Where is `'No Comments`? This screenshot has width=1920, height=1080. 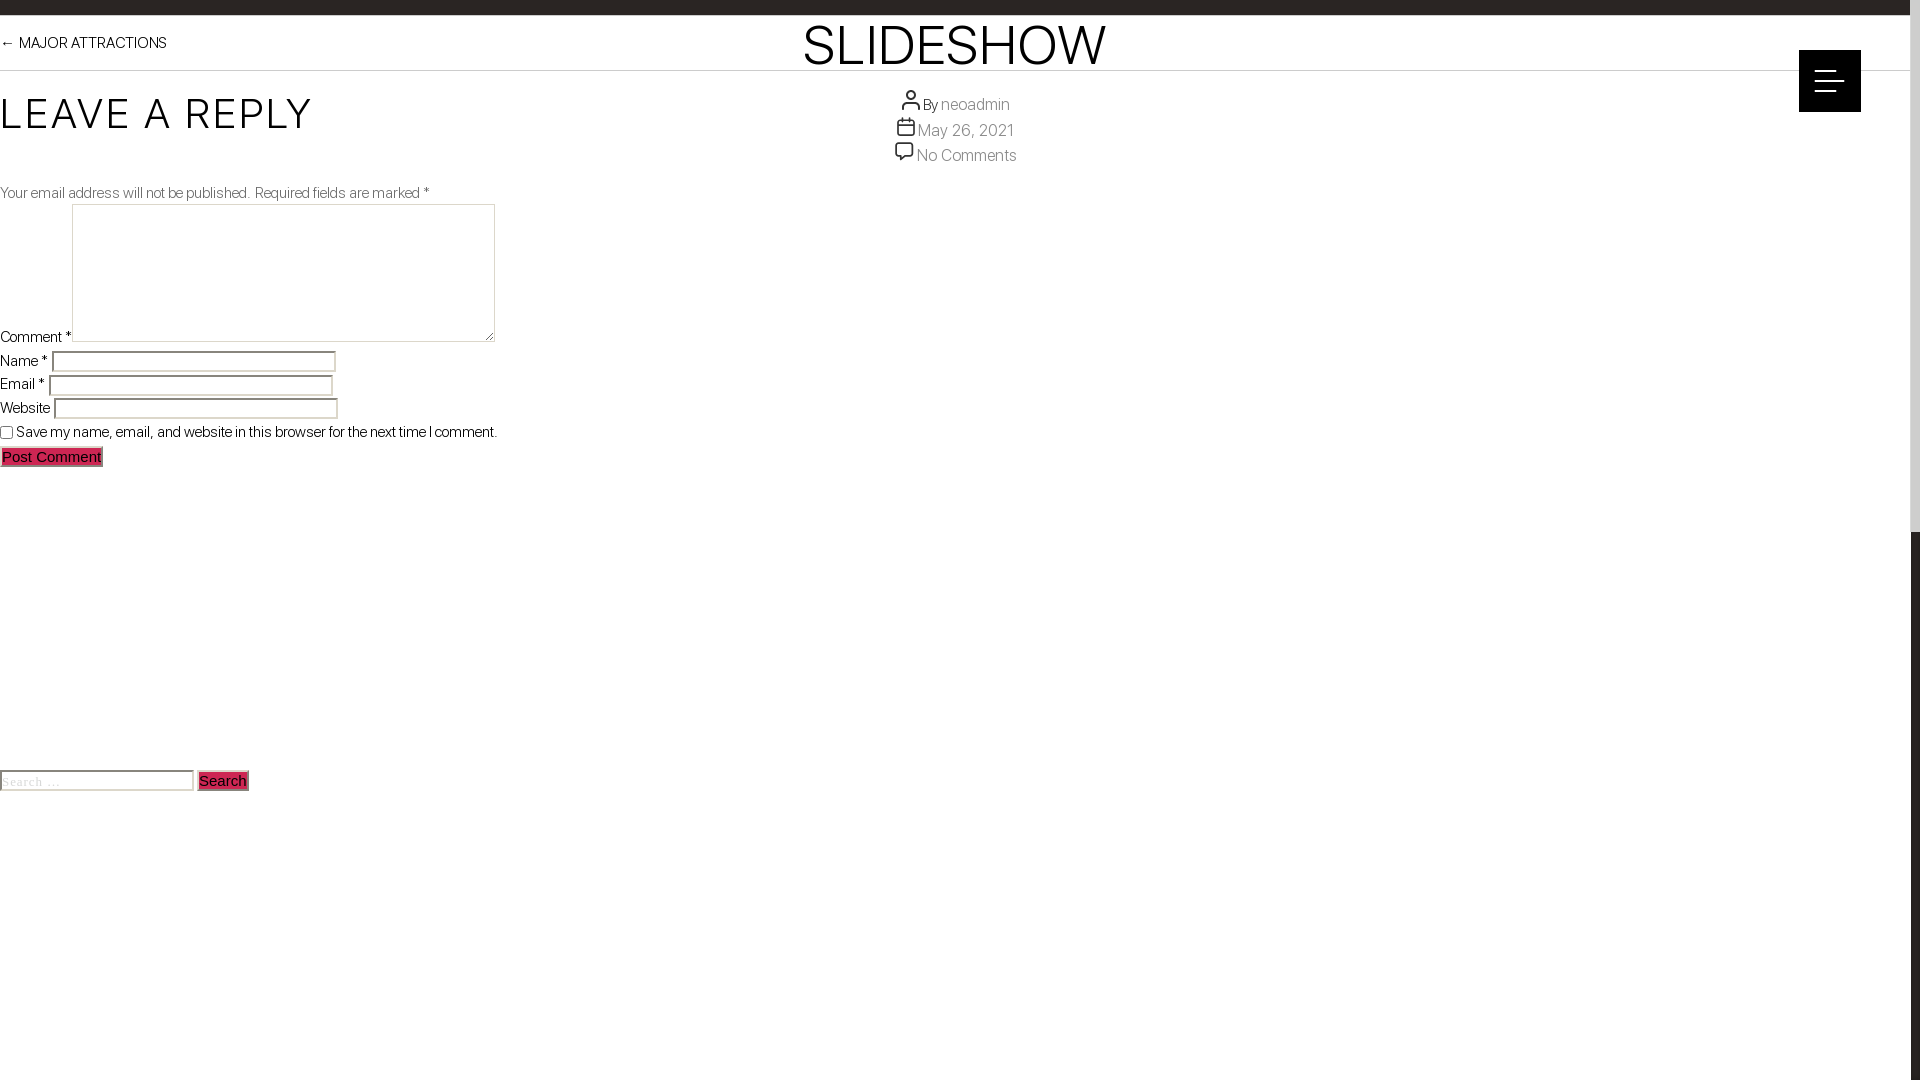 'No Comments is located at coordinates (965, 154).